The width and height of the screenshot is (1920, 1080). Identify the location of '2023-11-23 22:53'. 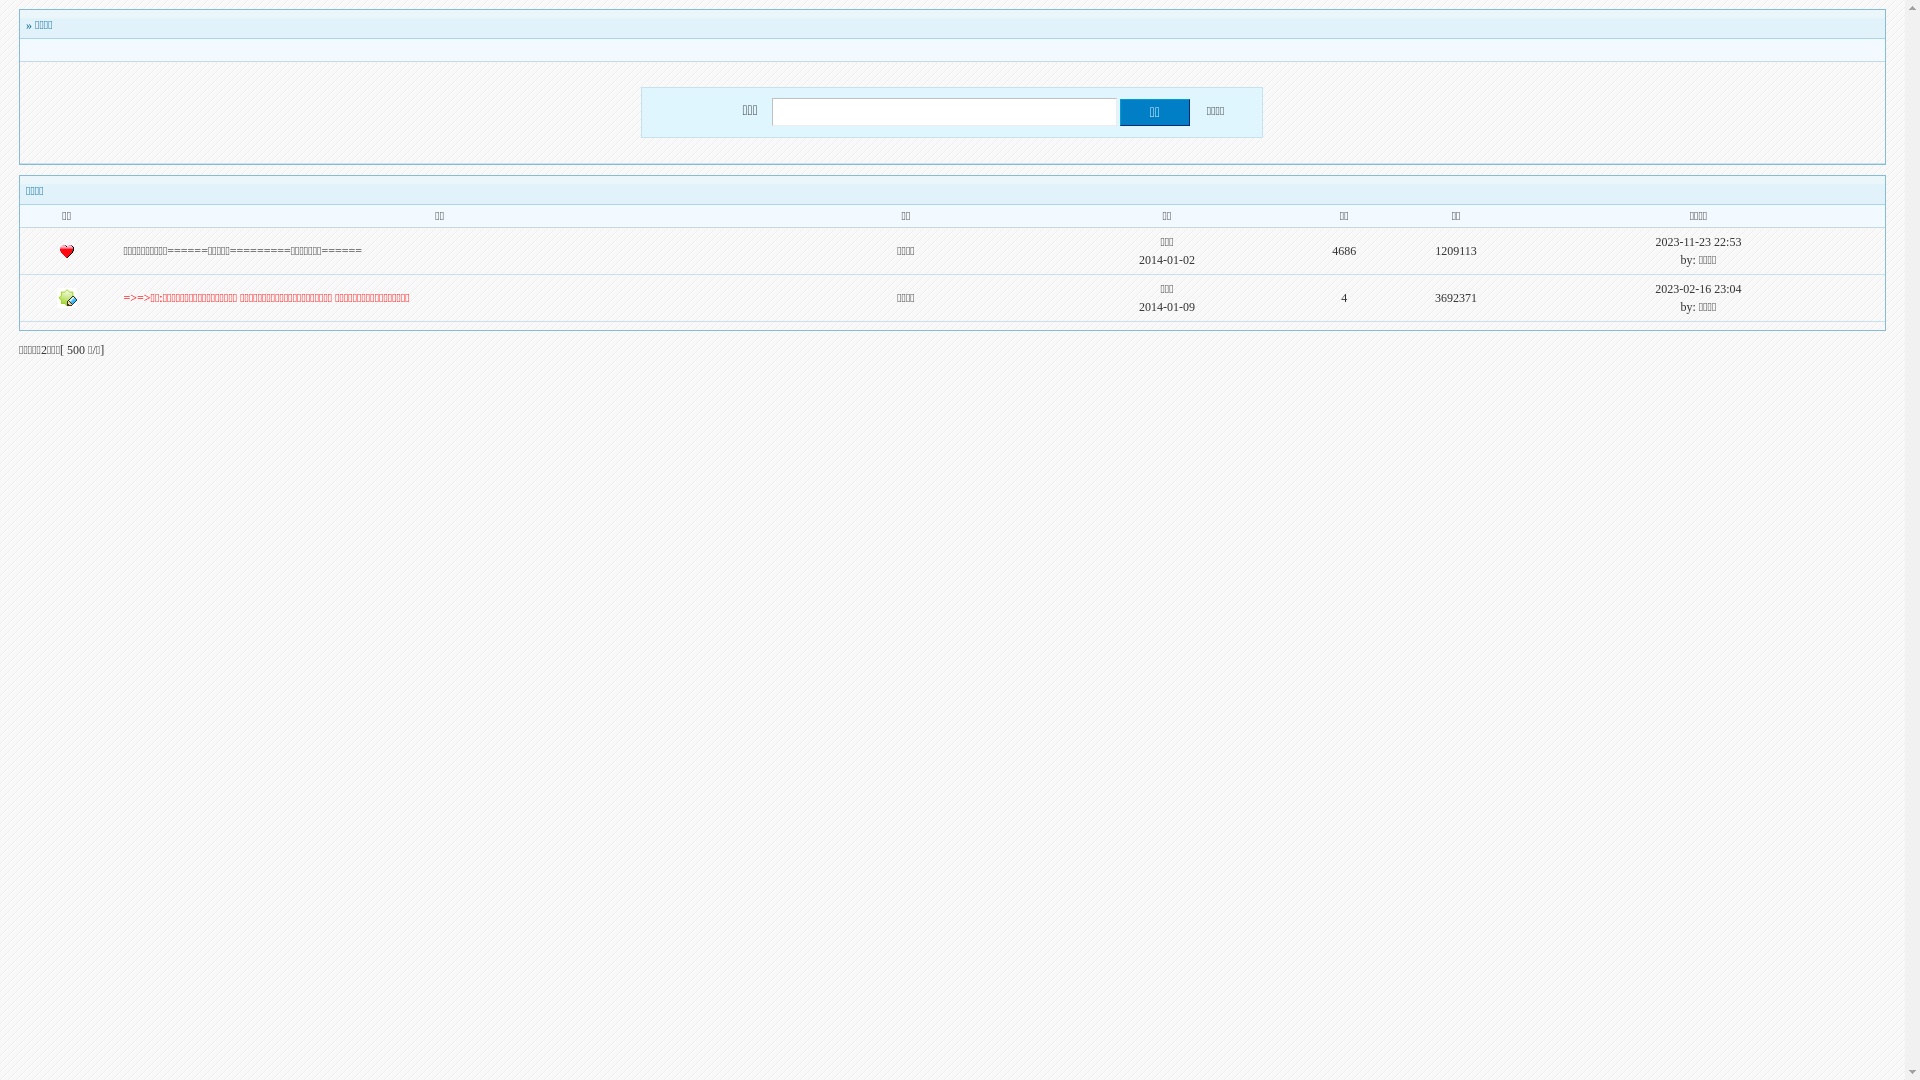
(1698, 241).